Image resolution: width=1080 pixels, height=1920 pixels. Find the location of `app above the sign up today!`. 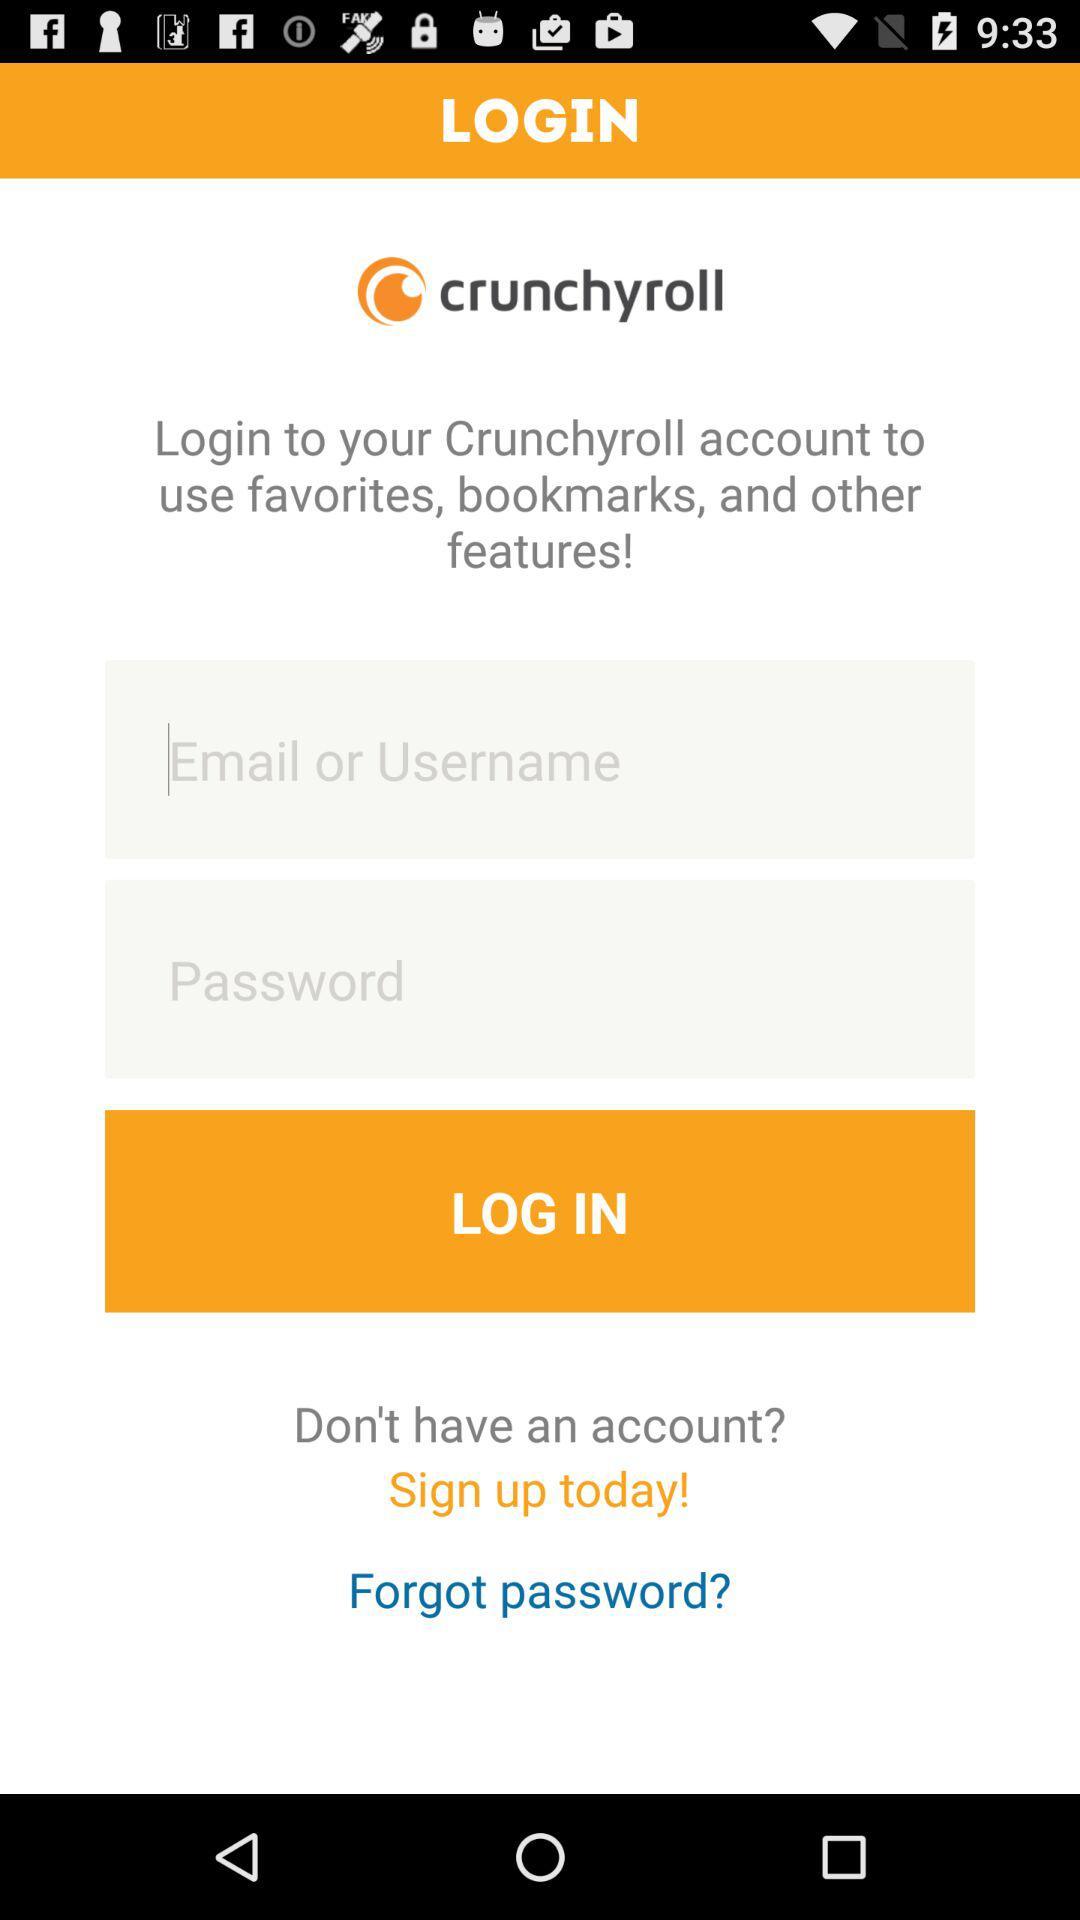

app above the sign up today! is located at coordinates (538, 1422).